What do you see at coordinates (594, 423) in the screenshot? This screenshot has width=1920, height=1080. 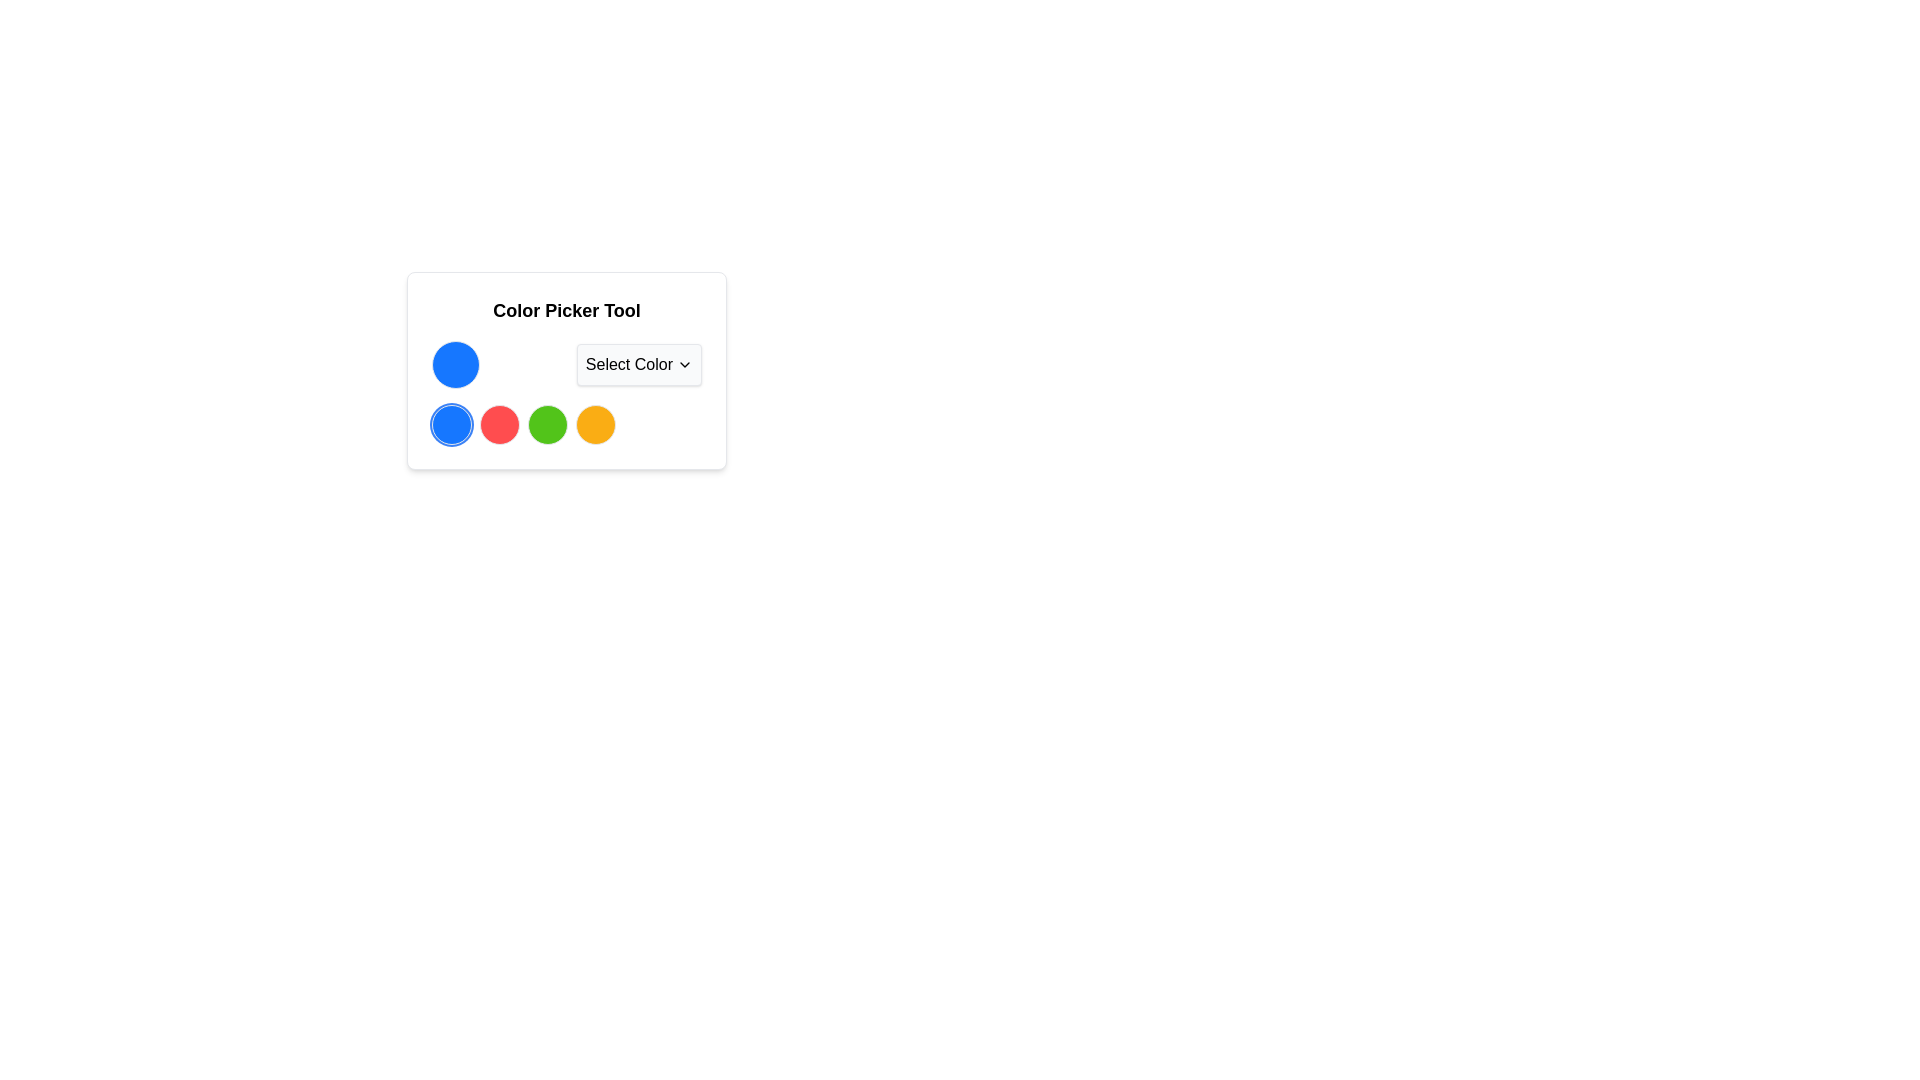 I see `the fourth circular Color selection button with a vibrant orange background` at bounding box center [594, 423].